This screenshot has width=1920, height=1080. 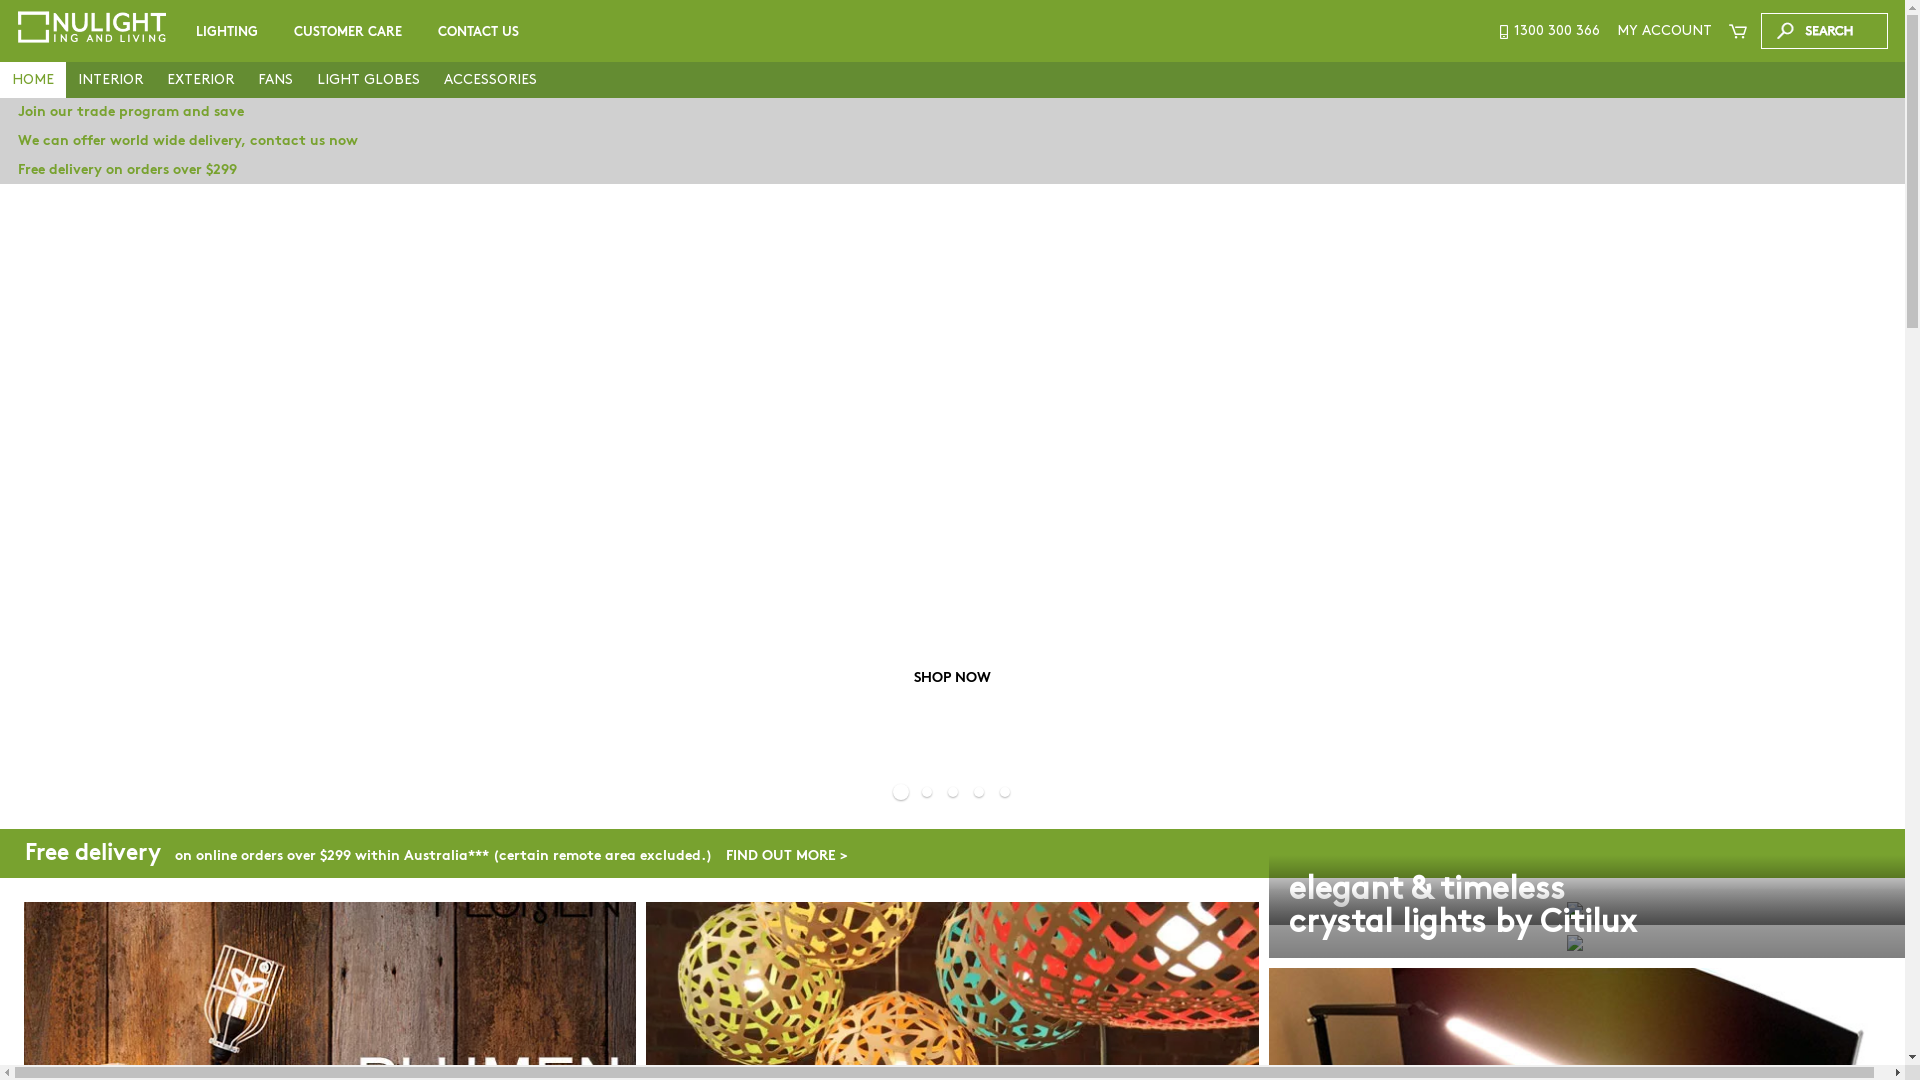 What do you see at coordinates (274, 79) in the screenshot?
I see `'FANS'` at bounding box center [274, 79].